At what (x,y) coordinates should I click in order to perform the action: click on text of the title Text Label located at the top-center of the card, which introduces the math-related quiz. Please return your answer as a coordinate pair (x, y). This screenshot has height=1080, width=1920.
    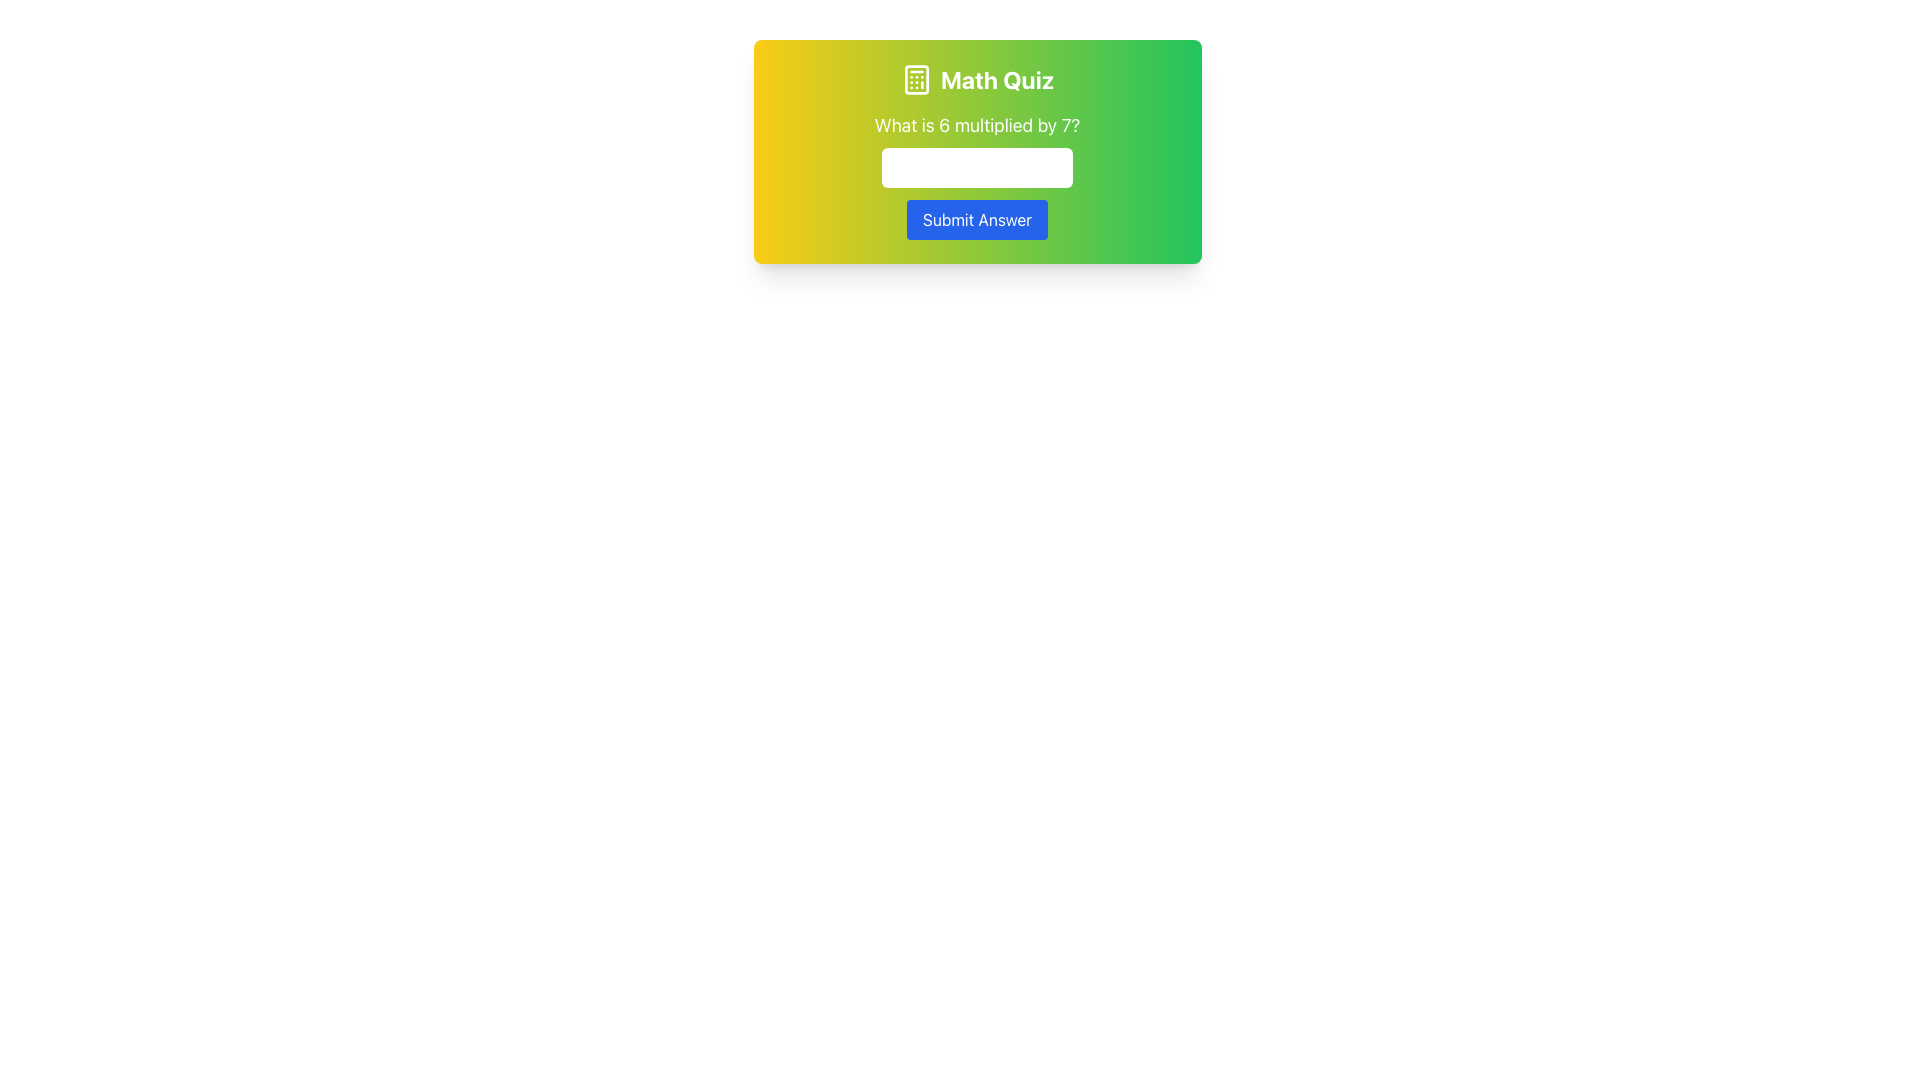
    Looking at the image, I should click on (997, 79).